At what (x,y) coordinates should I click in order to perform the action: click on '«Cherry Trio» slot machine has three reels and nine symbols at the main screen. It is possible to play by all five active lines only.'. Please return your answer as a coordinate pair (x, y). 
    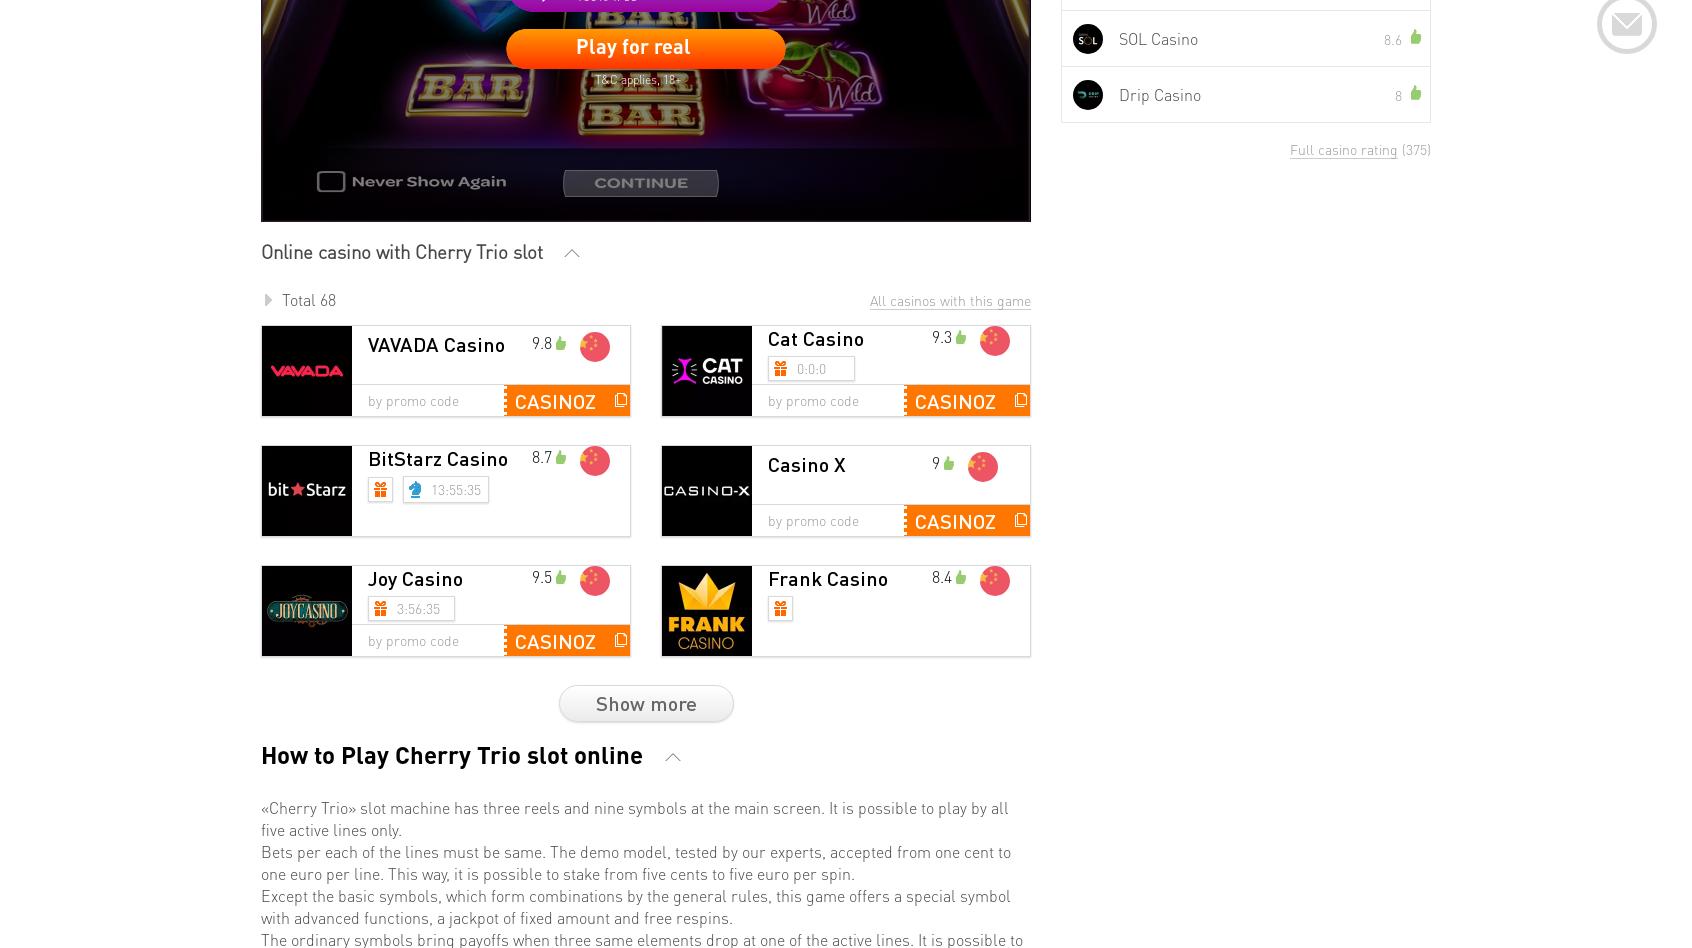
    Looking at the image, I should click on (634, 817).